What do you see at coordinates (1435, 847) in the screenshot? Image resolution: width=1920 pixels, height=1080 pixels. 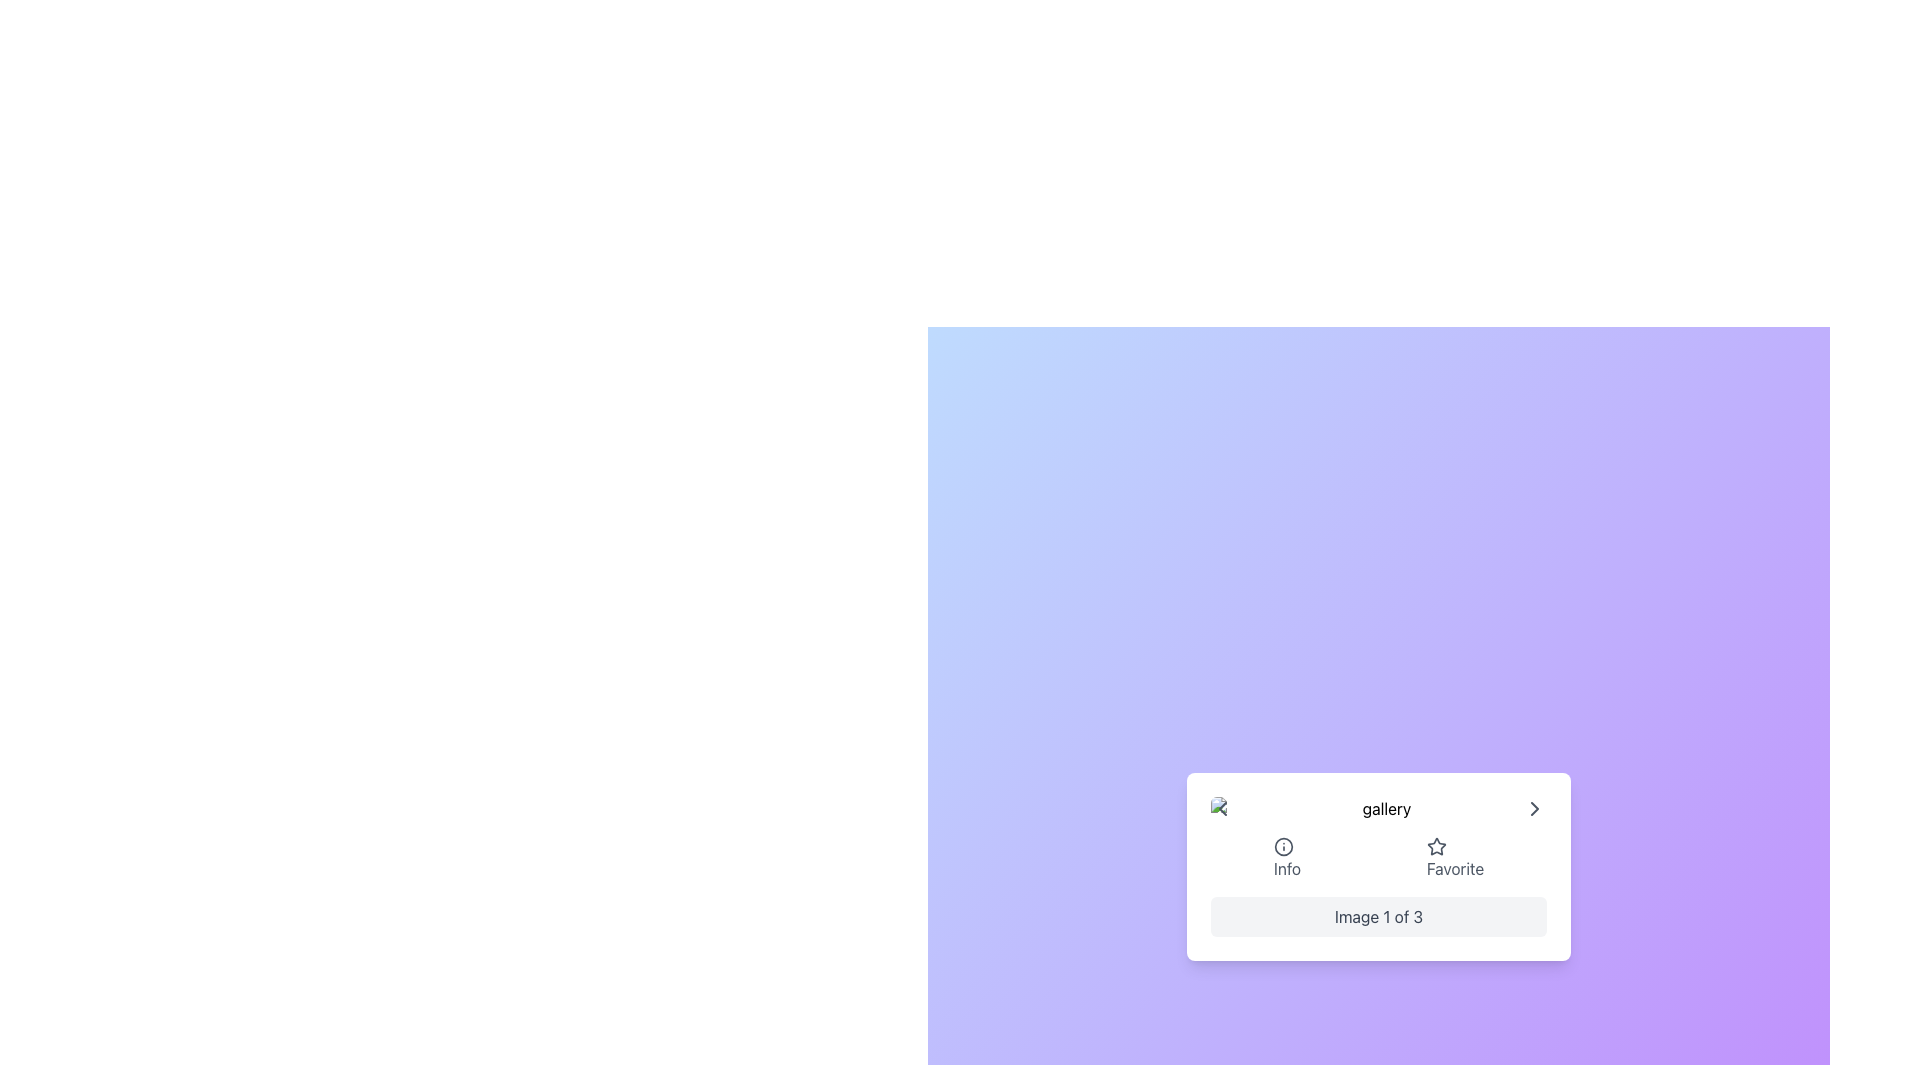 I see `the star-shaped icon with a gray outline next to the 'Favorite' text to mark it` at bounding box center [1435, 847].